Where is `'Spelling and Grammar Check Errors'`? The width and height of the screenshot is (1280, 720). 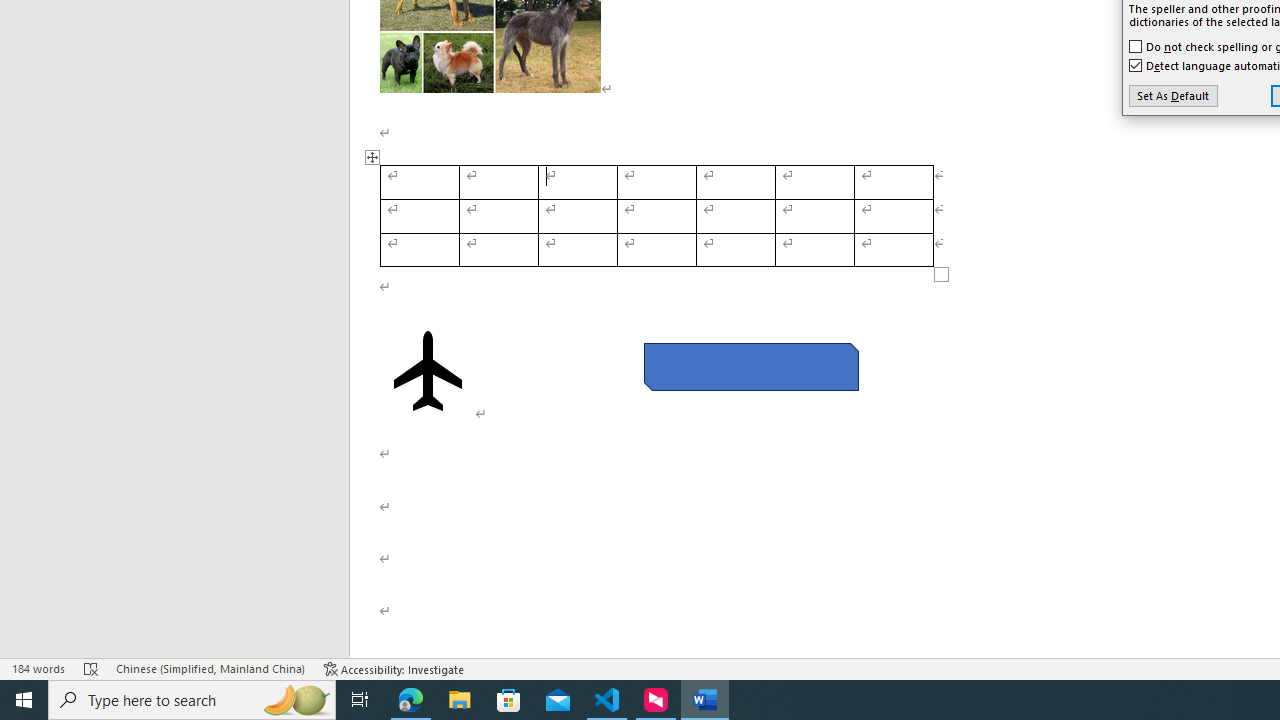 'Spelling and Grammar Check Errors' is located at coordinates (90, 669).